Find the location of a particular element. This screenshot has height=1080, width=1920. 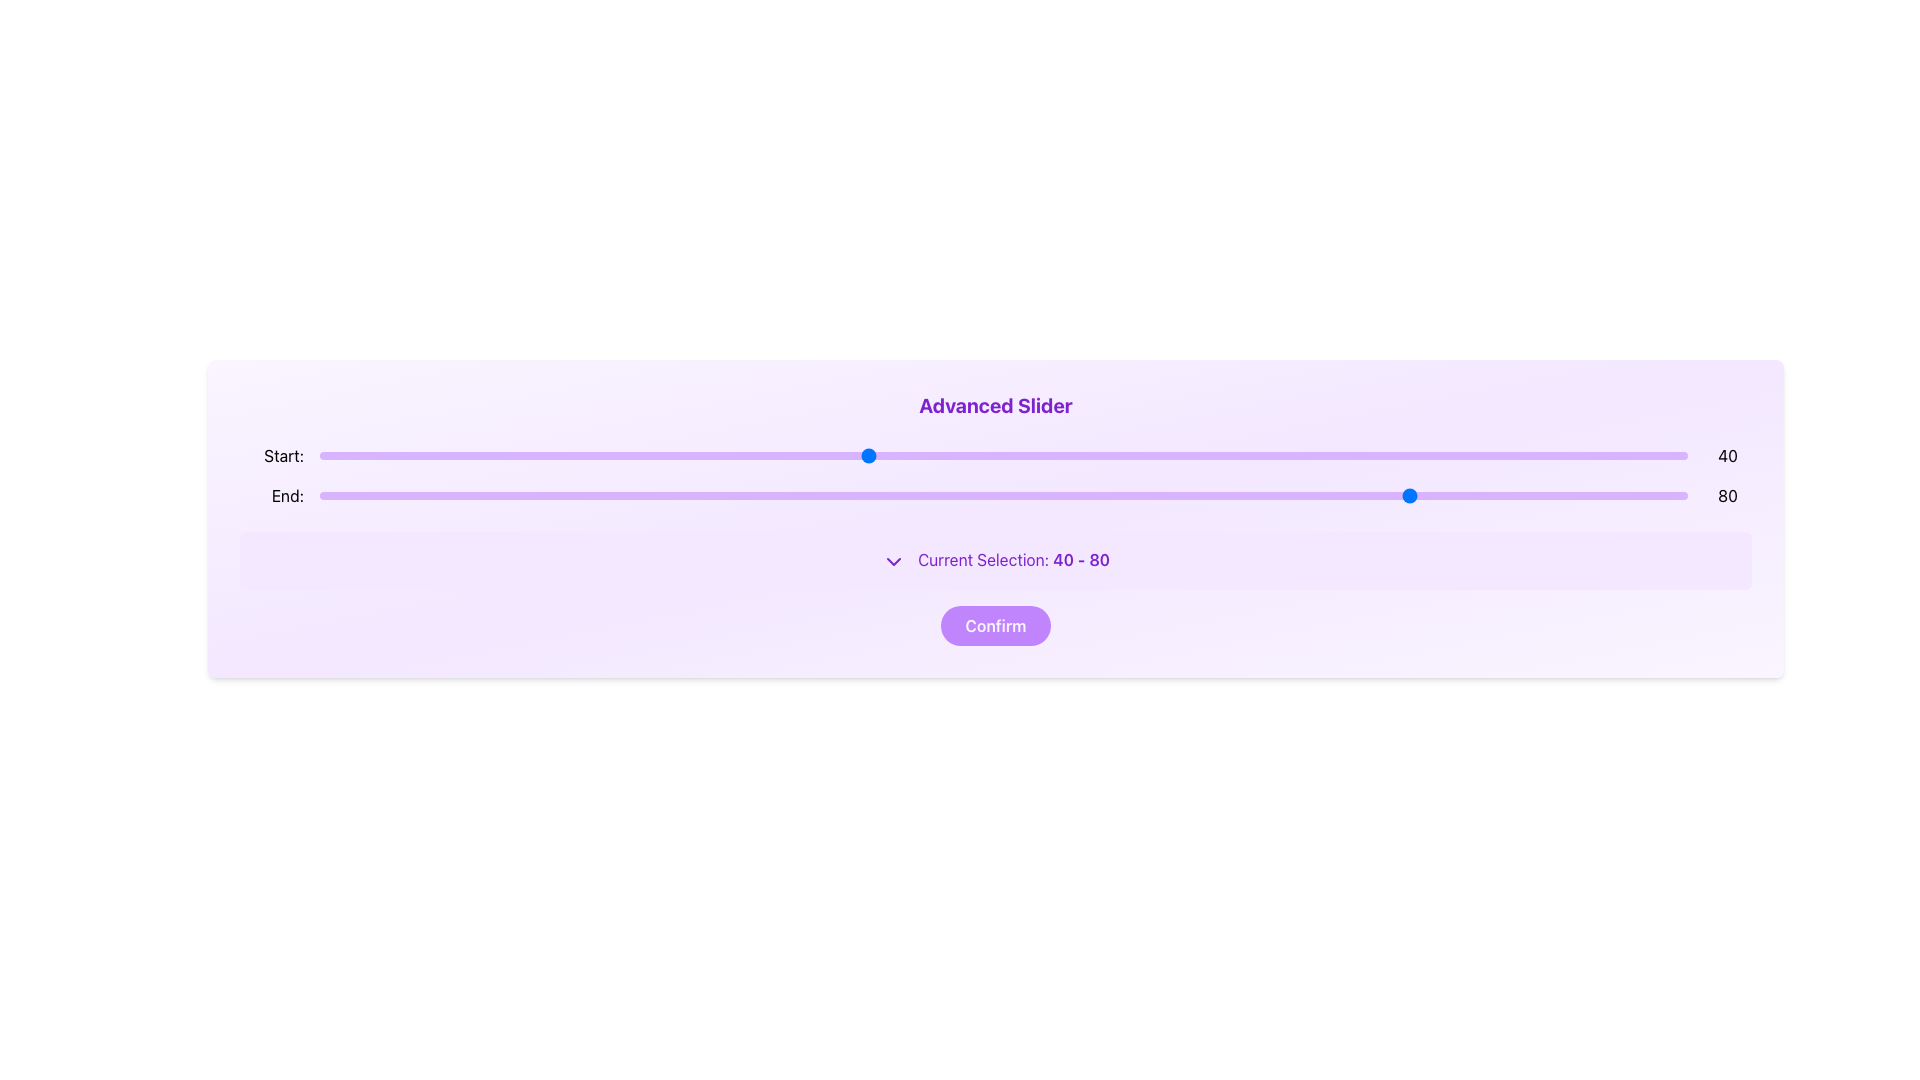

the start slider is located at coordinates (1181, 455).